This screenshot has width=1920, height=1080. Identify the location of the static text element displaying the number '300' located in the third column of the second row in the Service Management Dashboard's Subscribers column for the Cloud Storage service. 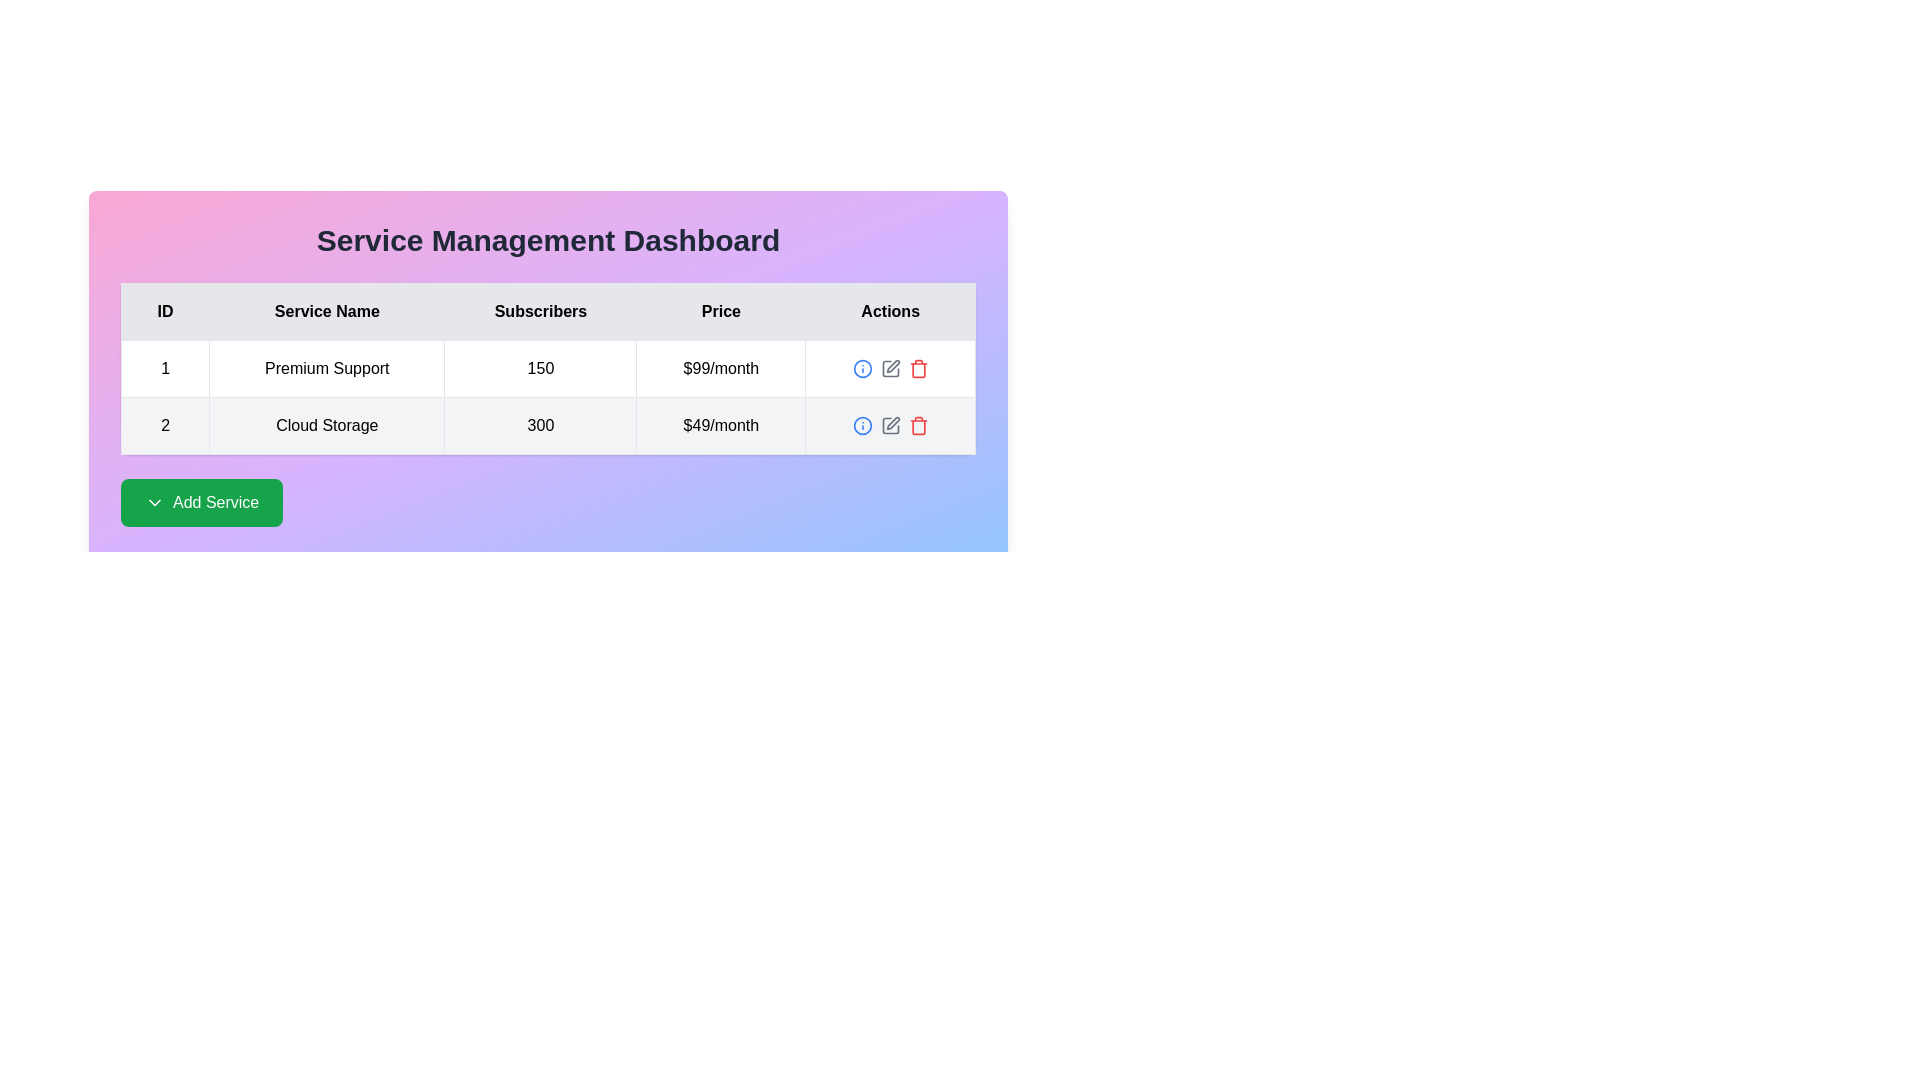
(540, 424).